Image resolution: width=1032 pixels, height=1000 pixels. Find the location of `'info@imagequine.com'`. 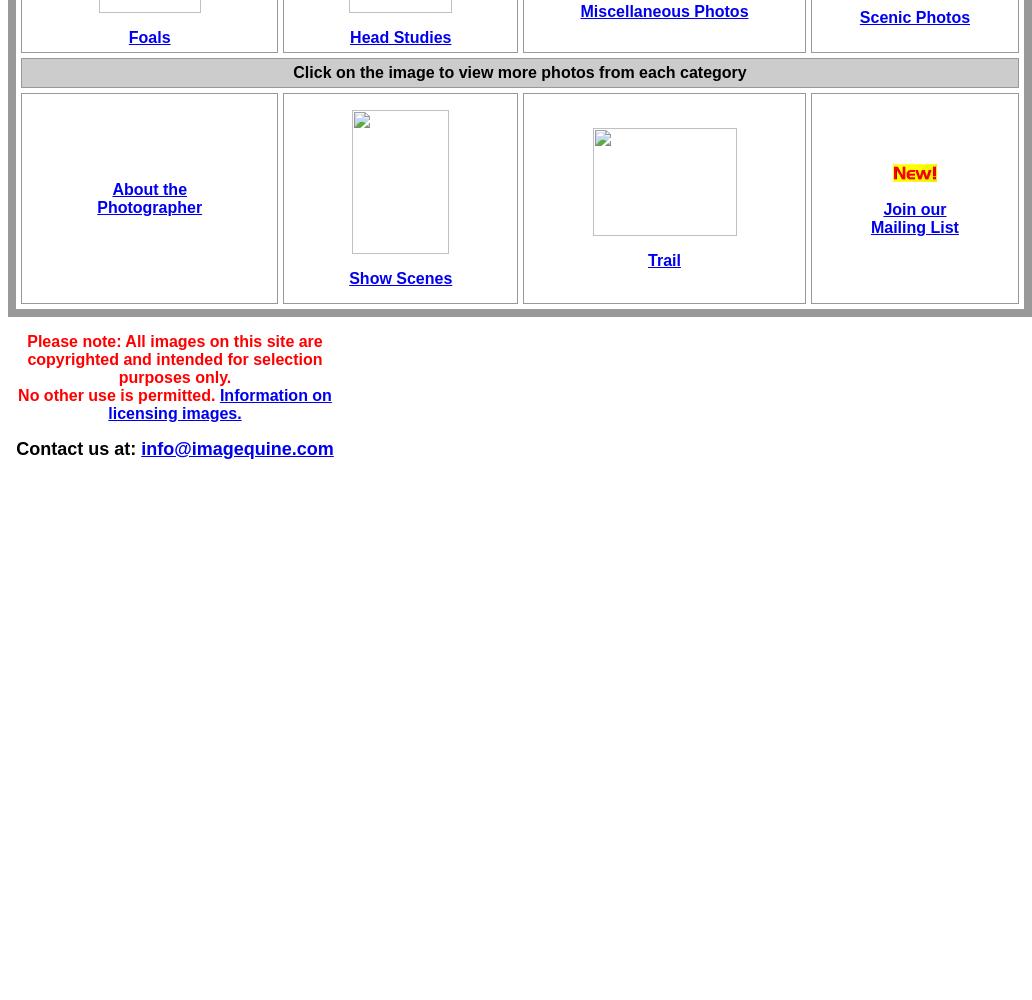

'info@imagequine.com' is located at coordinates (236, 448).